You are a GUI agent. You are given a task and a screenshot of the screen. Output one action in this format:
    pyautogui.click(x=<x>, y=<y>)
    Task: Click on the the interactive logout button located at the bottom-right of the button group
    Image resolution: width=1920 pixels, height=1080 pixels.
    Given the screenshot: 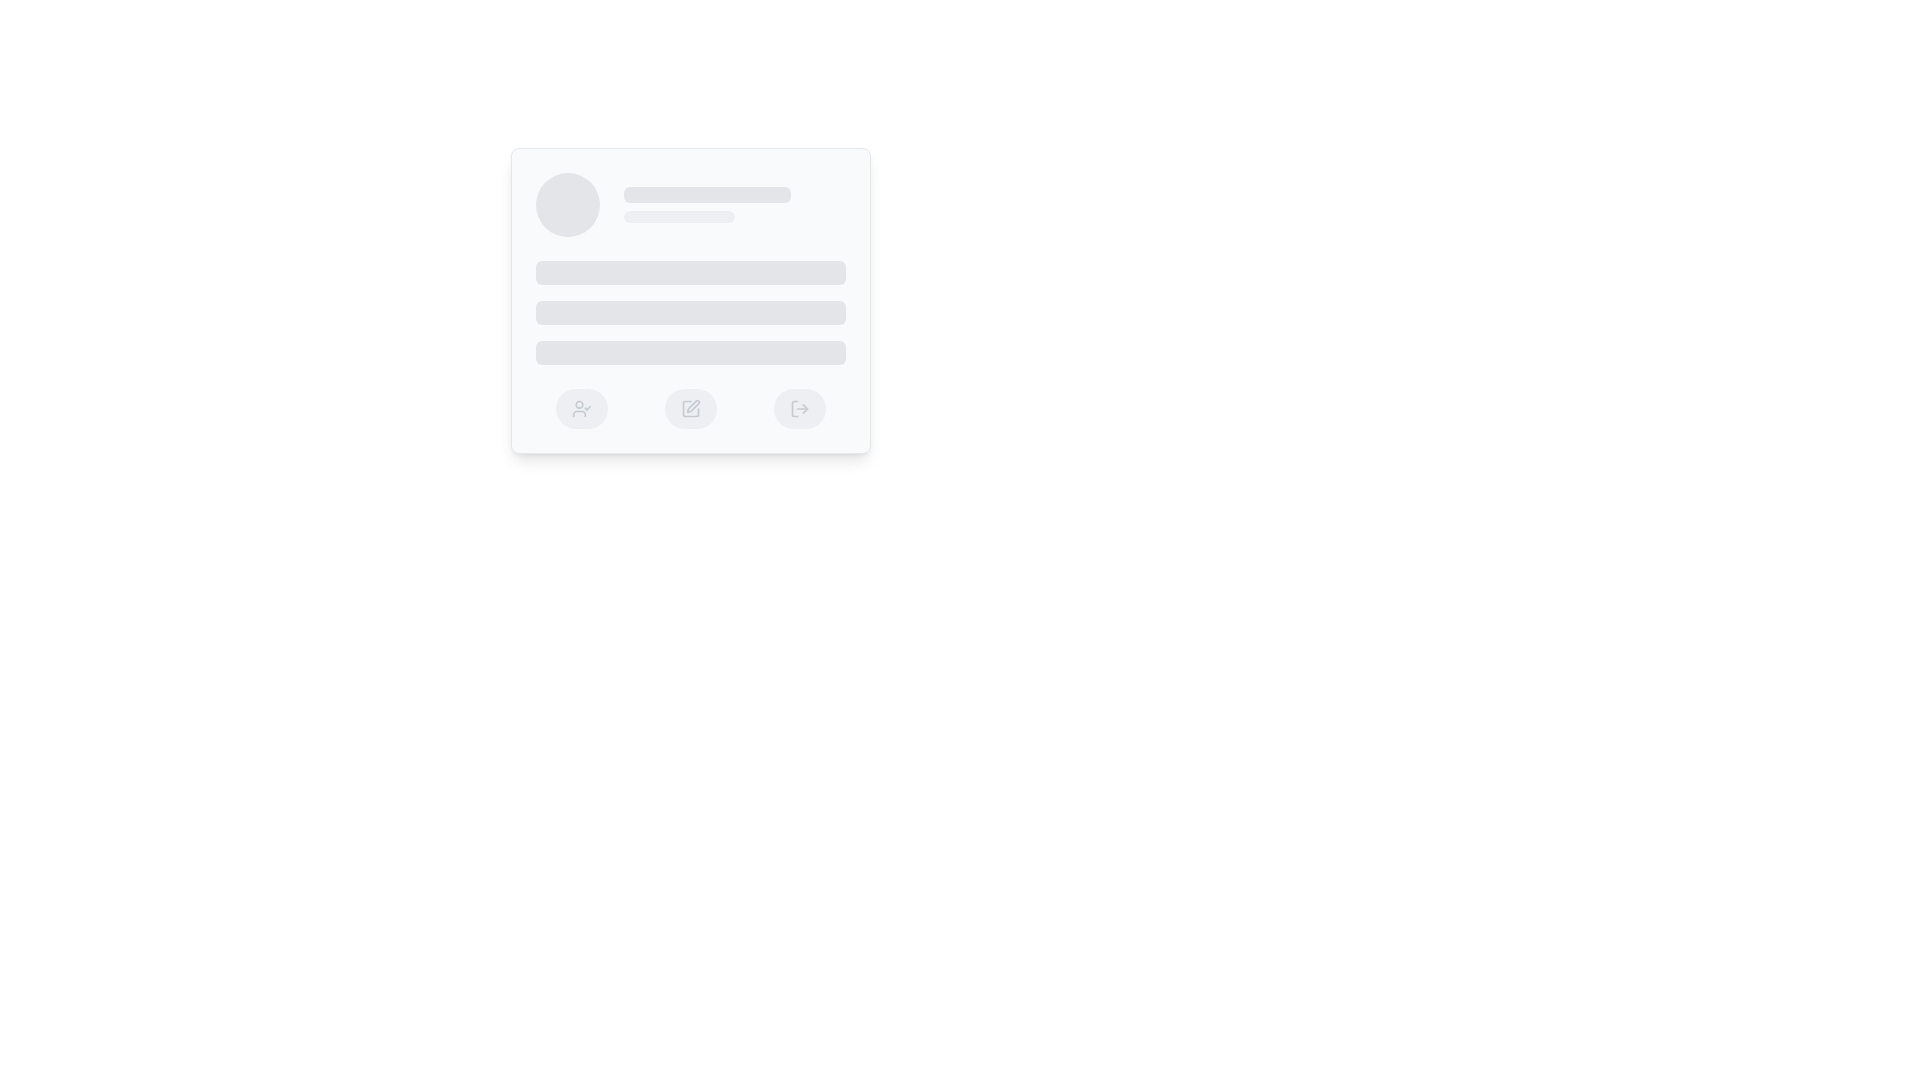 What is the action you would take?
    pyautogui.click(x=798, y=407)
    